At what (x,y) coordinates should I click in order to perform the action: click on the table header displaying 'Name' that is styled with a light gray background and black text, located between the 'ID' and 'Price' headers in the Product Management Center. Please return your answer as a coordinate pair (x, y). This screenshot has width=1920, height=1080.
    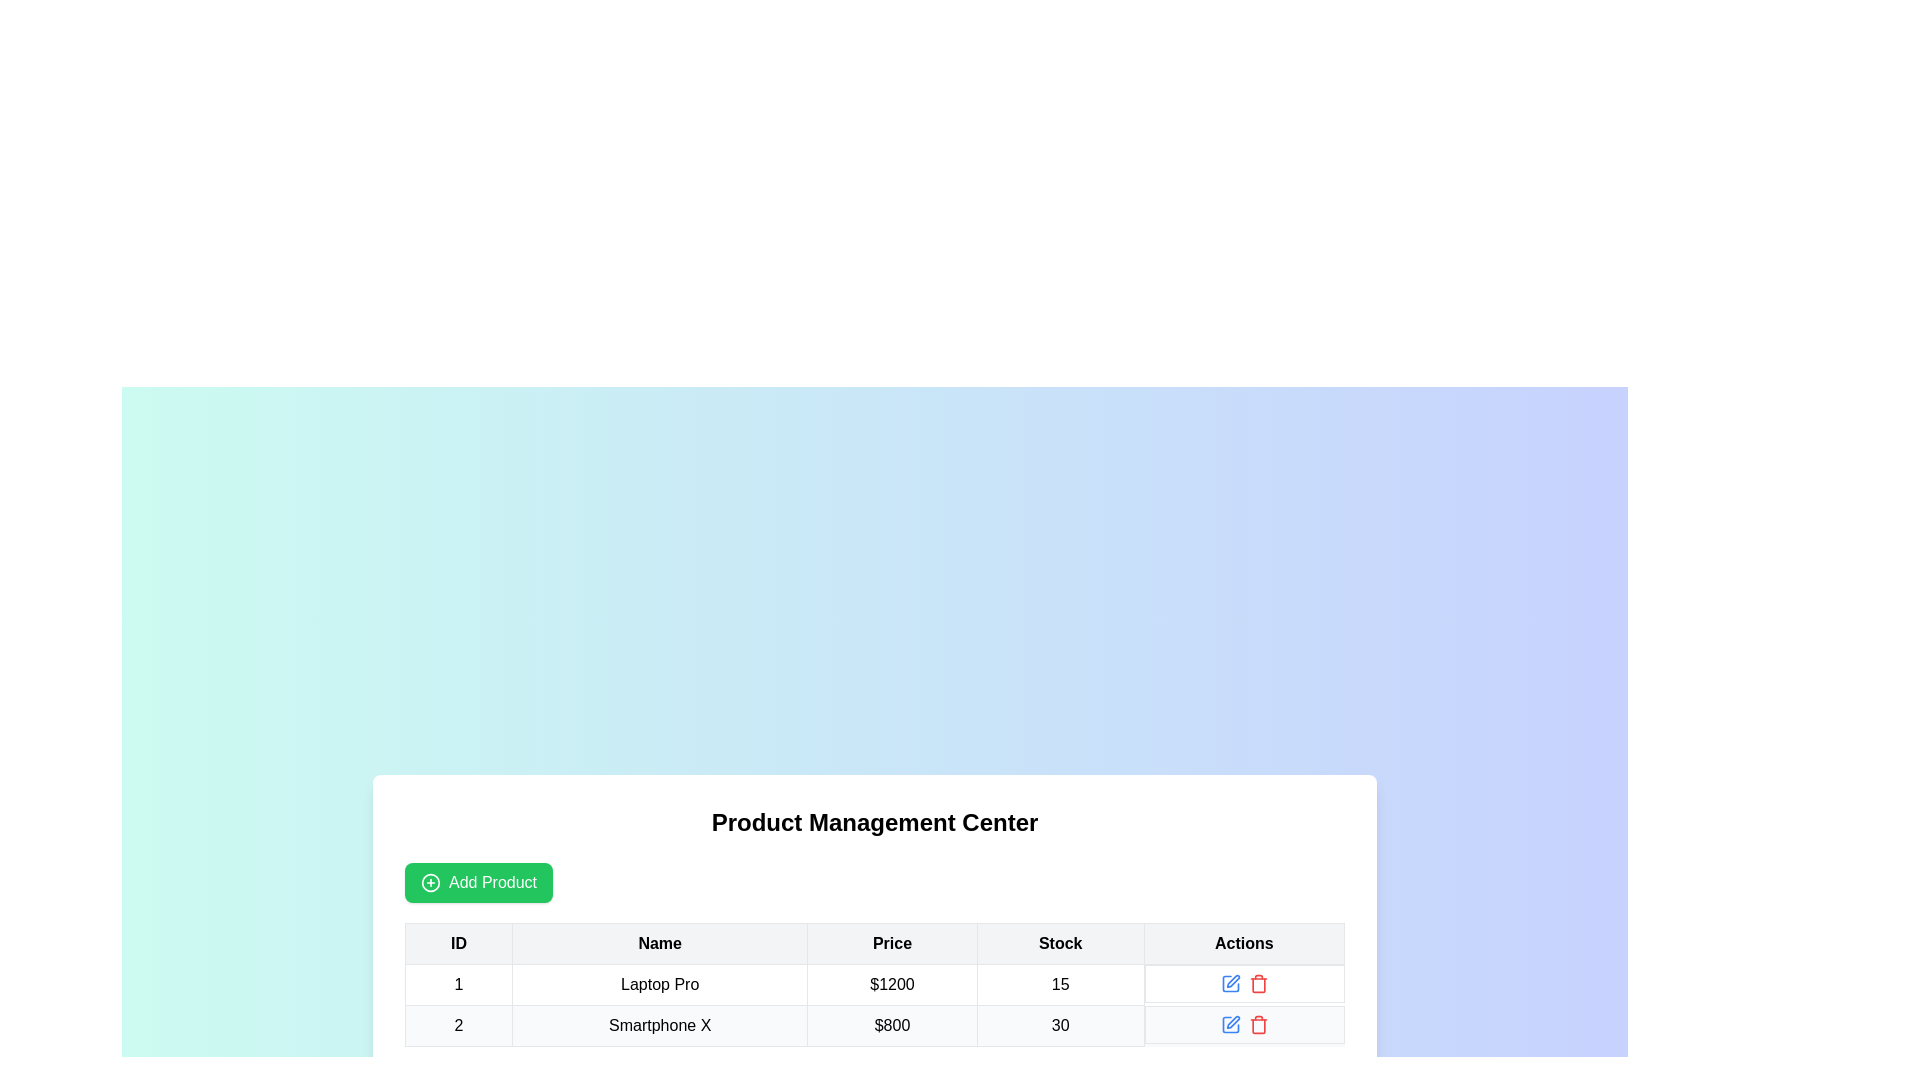
    Looking at the image, I should click on (660, 944).